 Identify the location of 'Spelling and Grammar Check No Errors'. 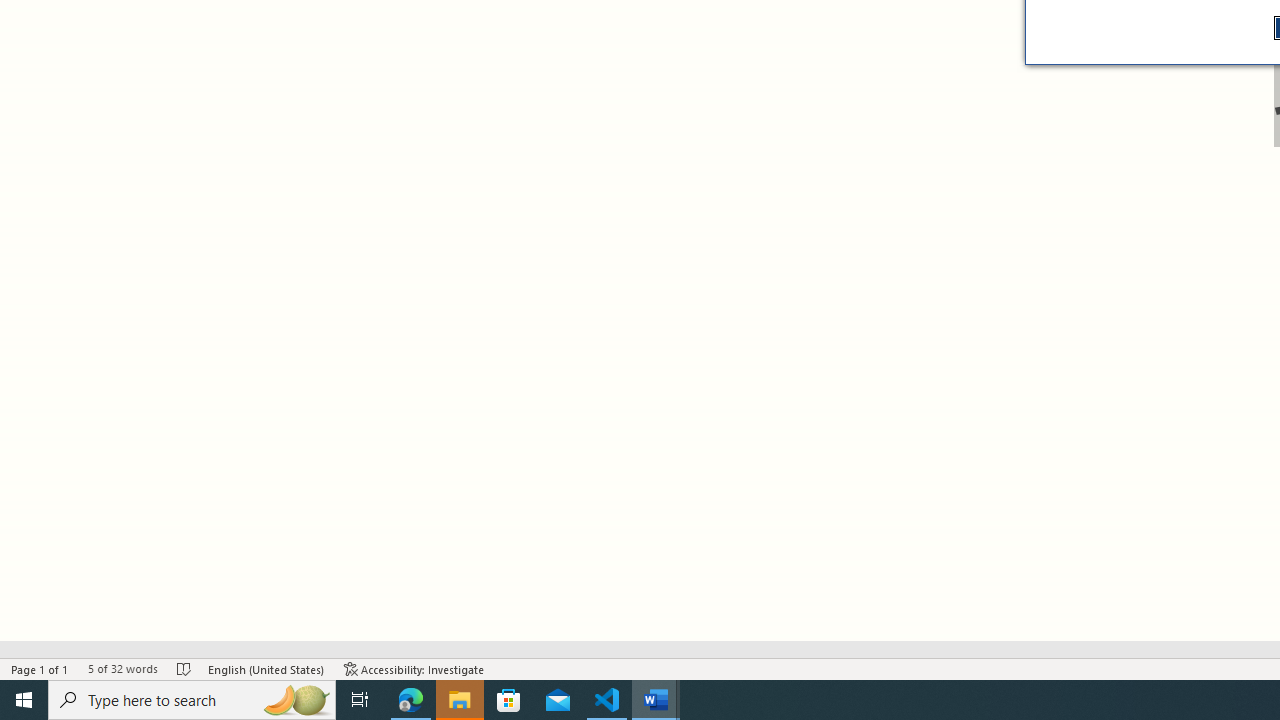
(184, 669).